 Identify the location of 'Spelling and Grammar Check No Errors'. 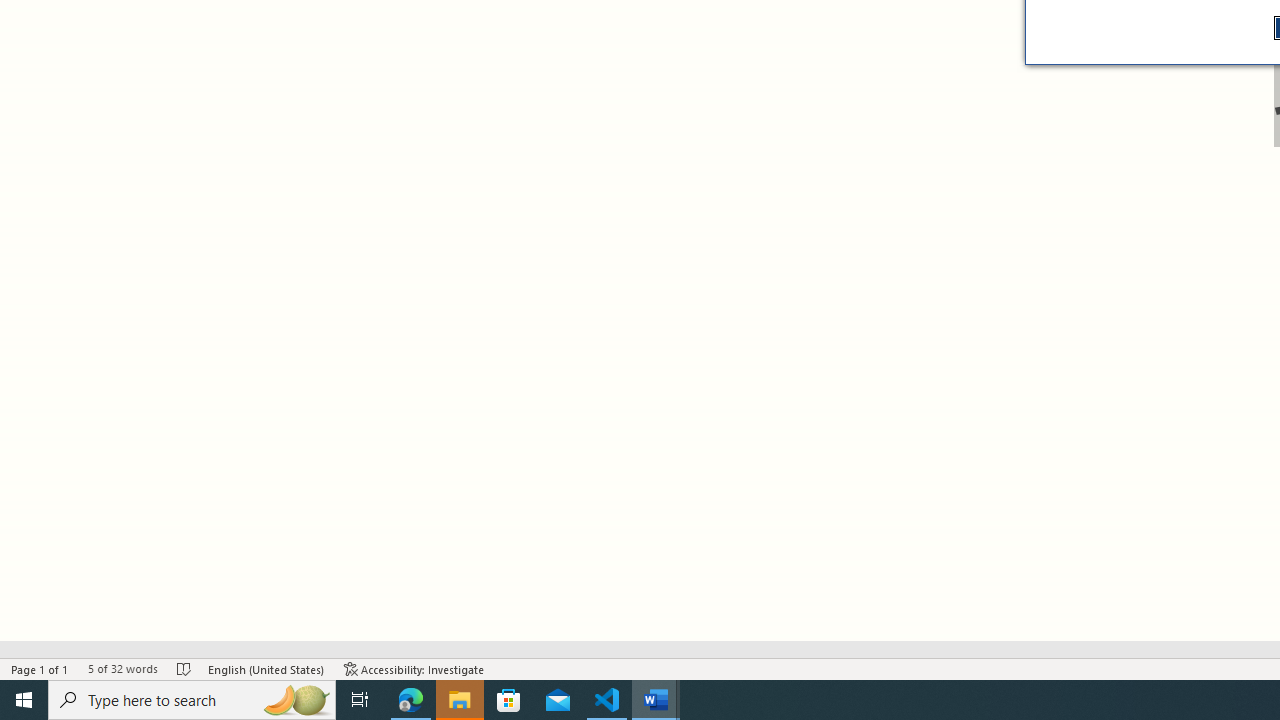
(184, 669).